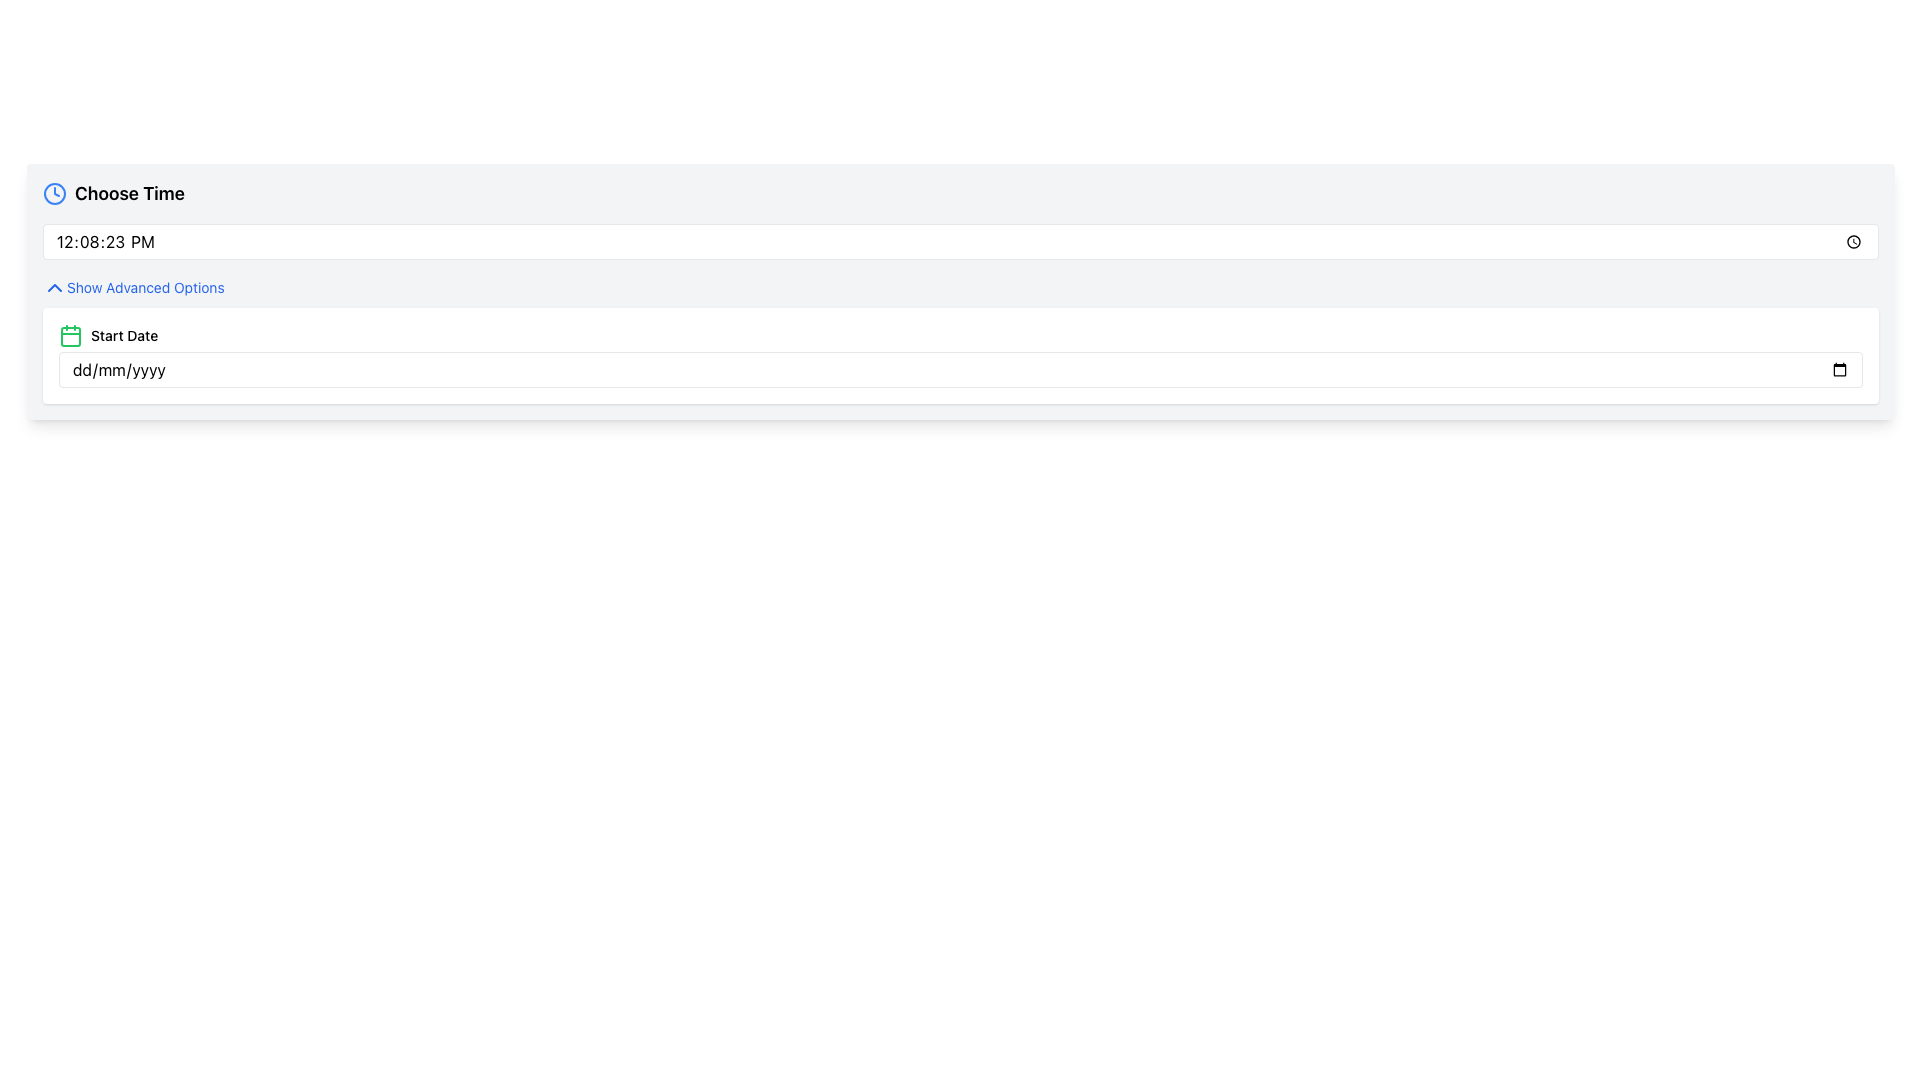  Describe the element at coordinates (71, 334) in the screenshot. I see `the date-related icon positioned at the far left of the 'Start Date' group` at that location.